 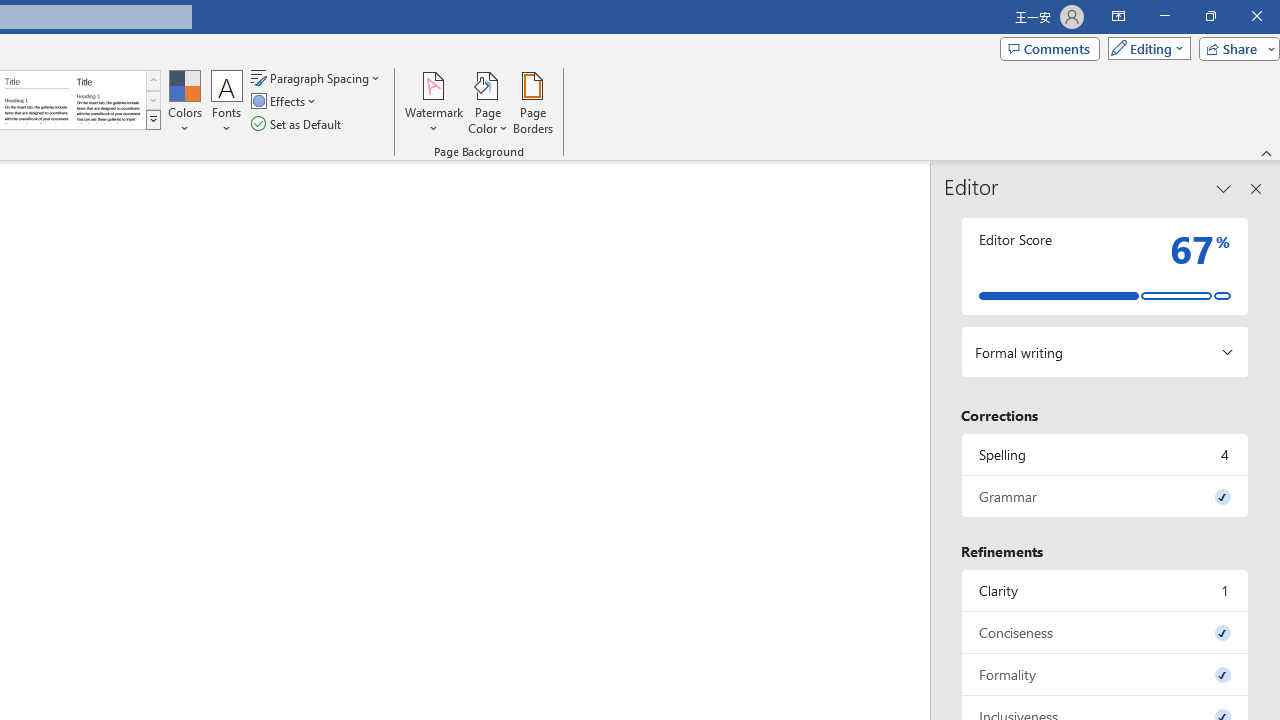 I want to click on 'Minimize', so click(x=1164, y=16).